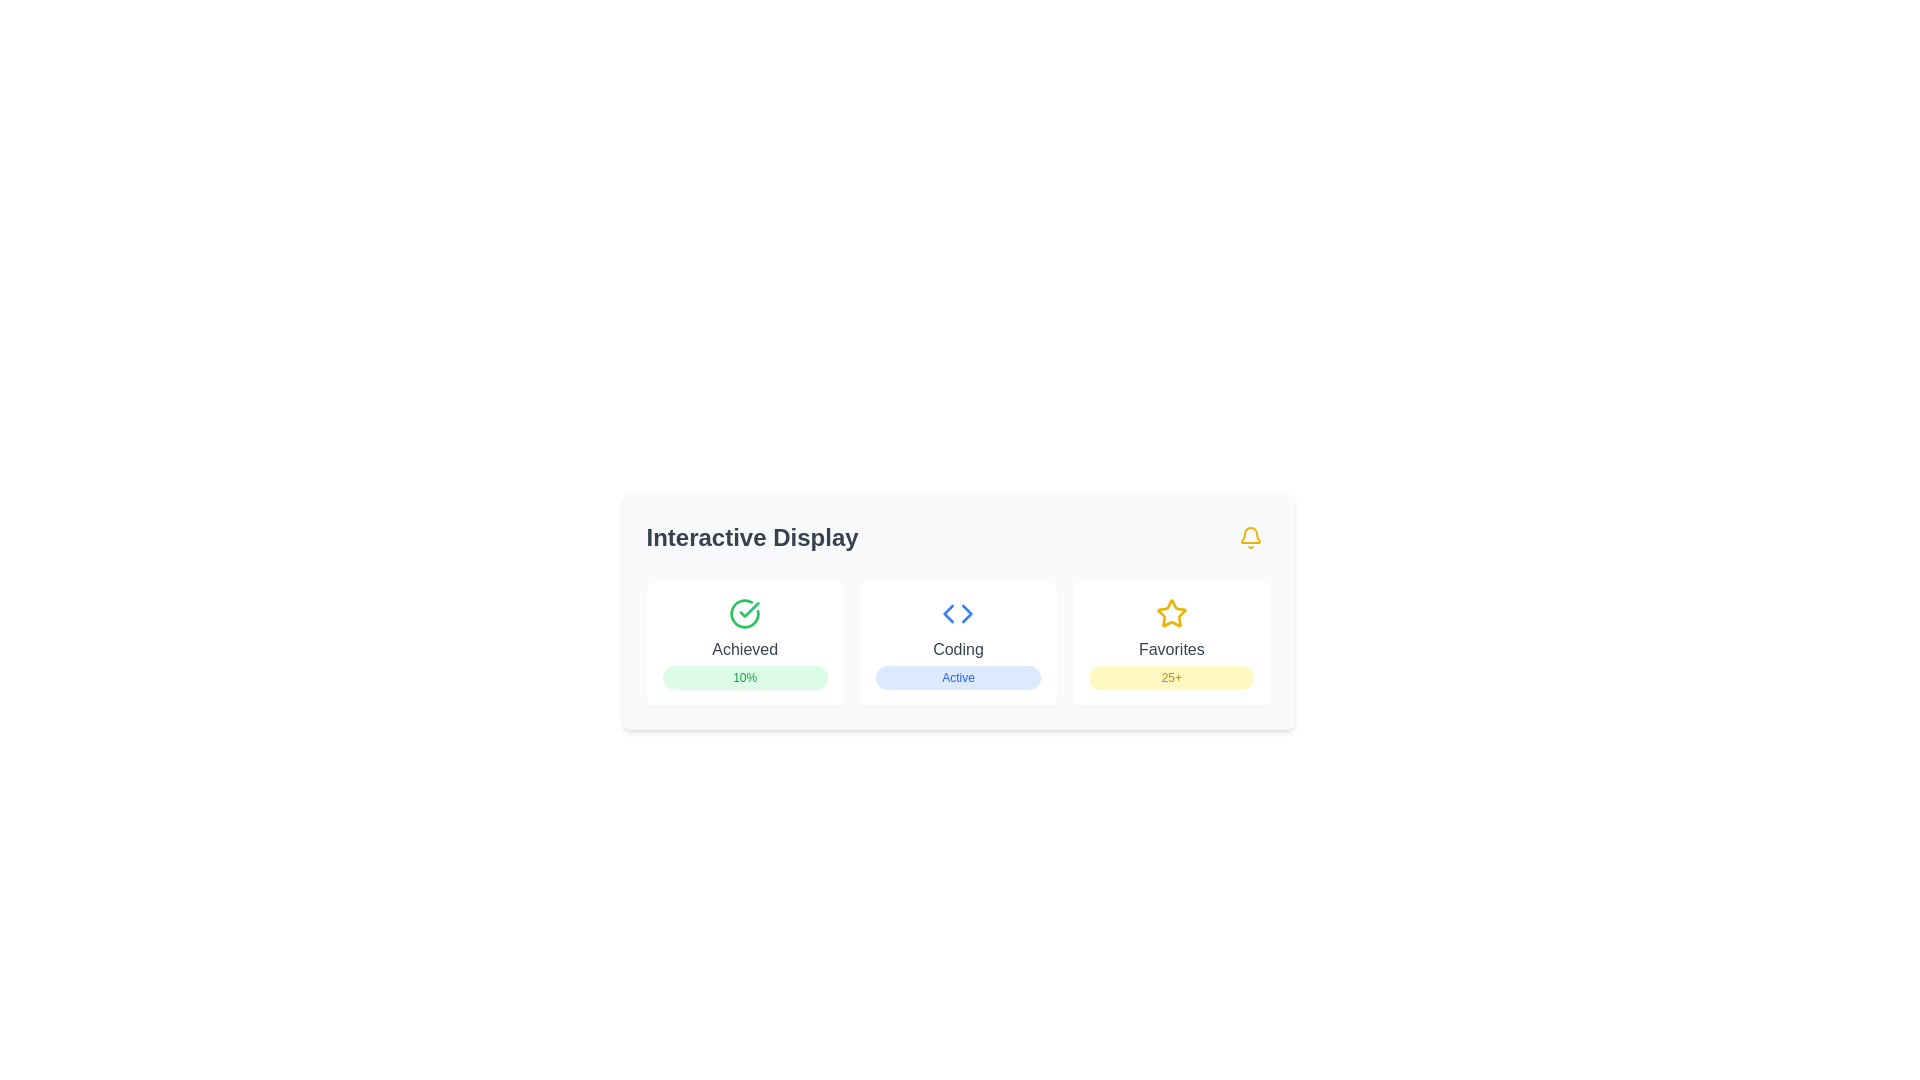 This screenshot has width=1920, height=1080. Describe the element at coordinates (1171, 612) in the screenshot. I see `the star-shaped yellow icon associated with 'Favorites', located at the rightmost position in a three-column layout` at that location.